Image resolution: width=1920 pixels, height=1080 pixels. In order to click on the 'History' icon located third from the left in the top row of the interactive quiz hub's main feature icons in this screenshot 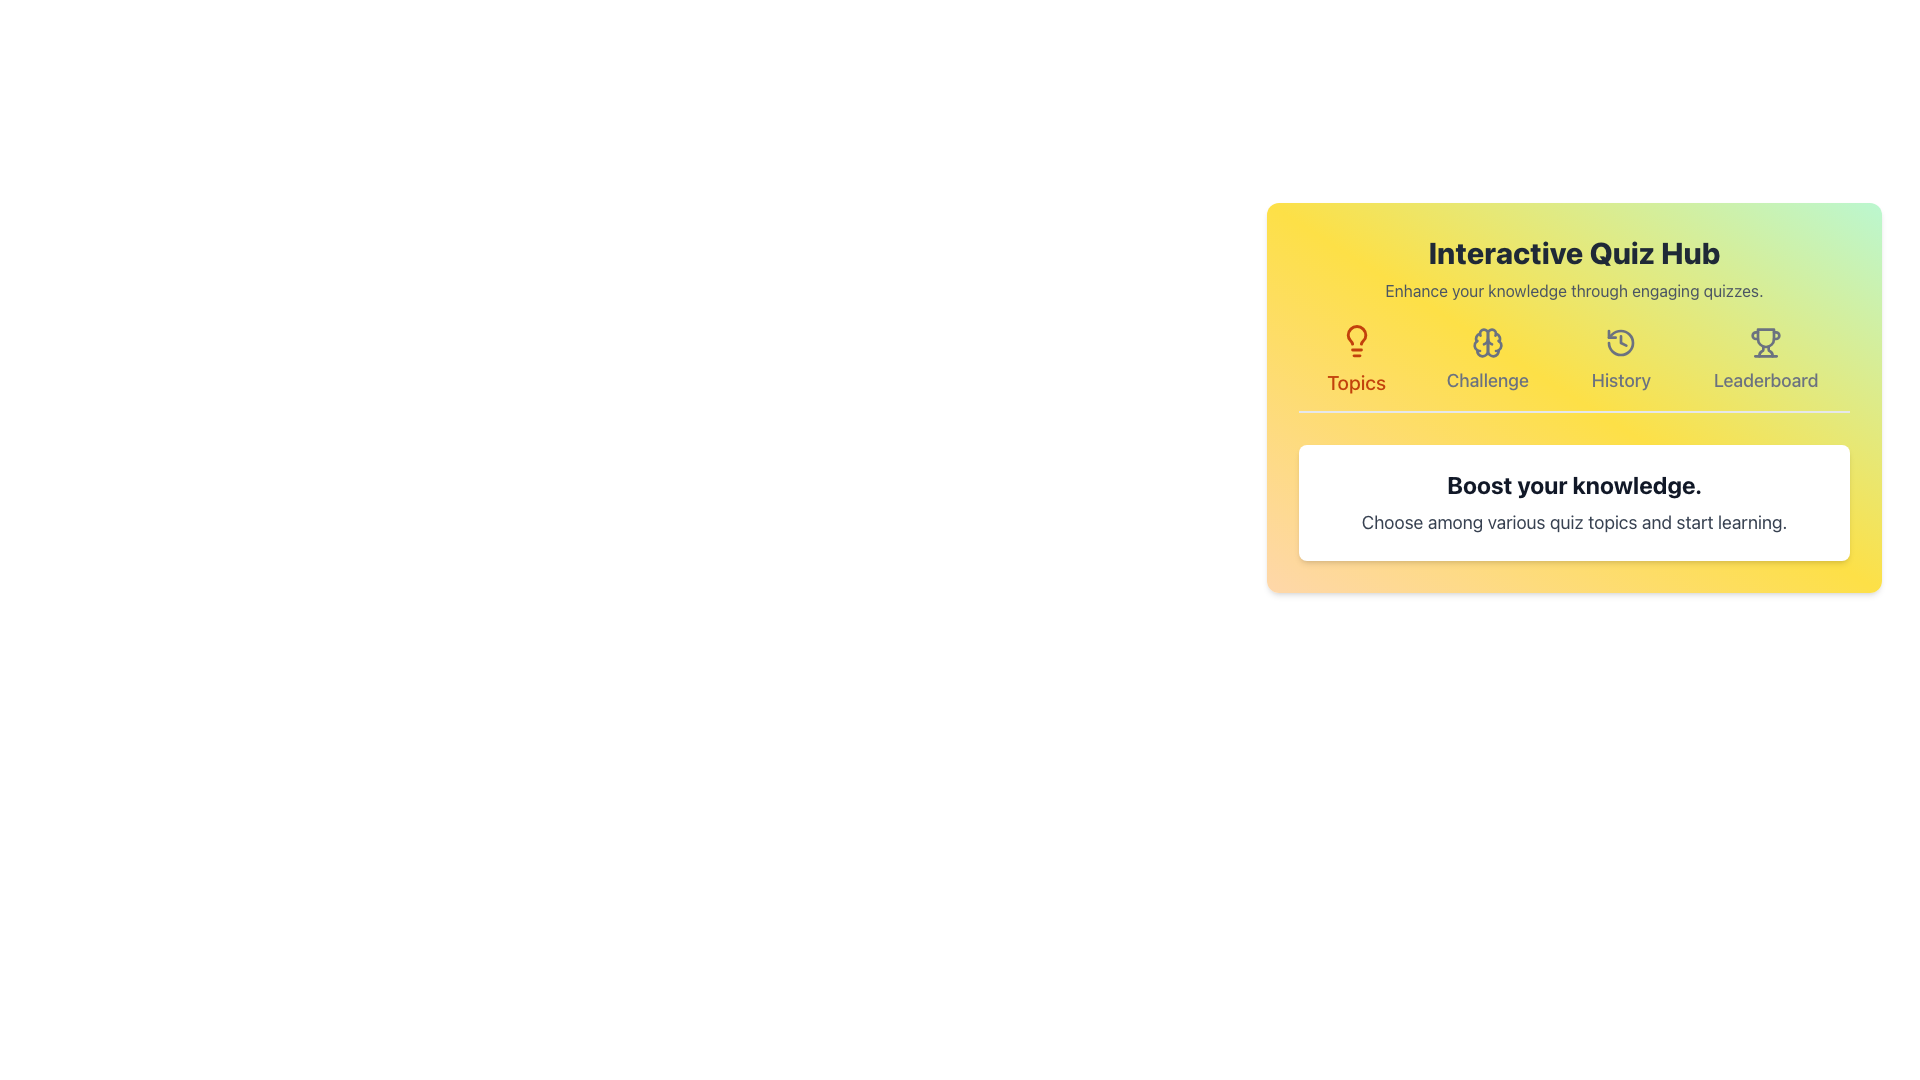, I will do `click(1621, 342)`.